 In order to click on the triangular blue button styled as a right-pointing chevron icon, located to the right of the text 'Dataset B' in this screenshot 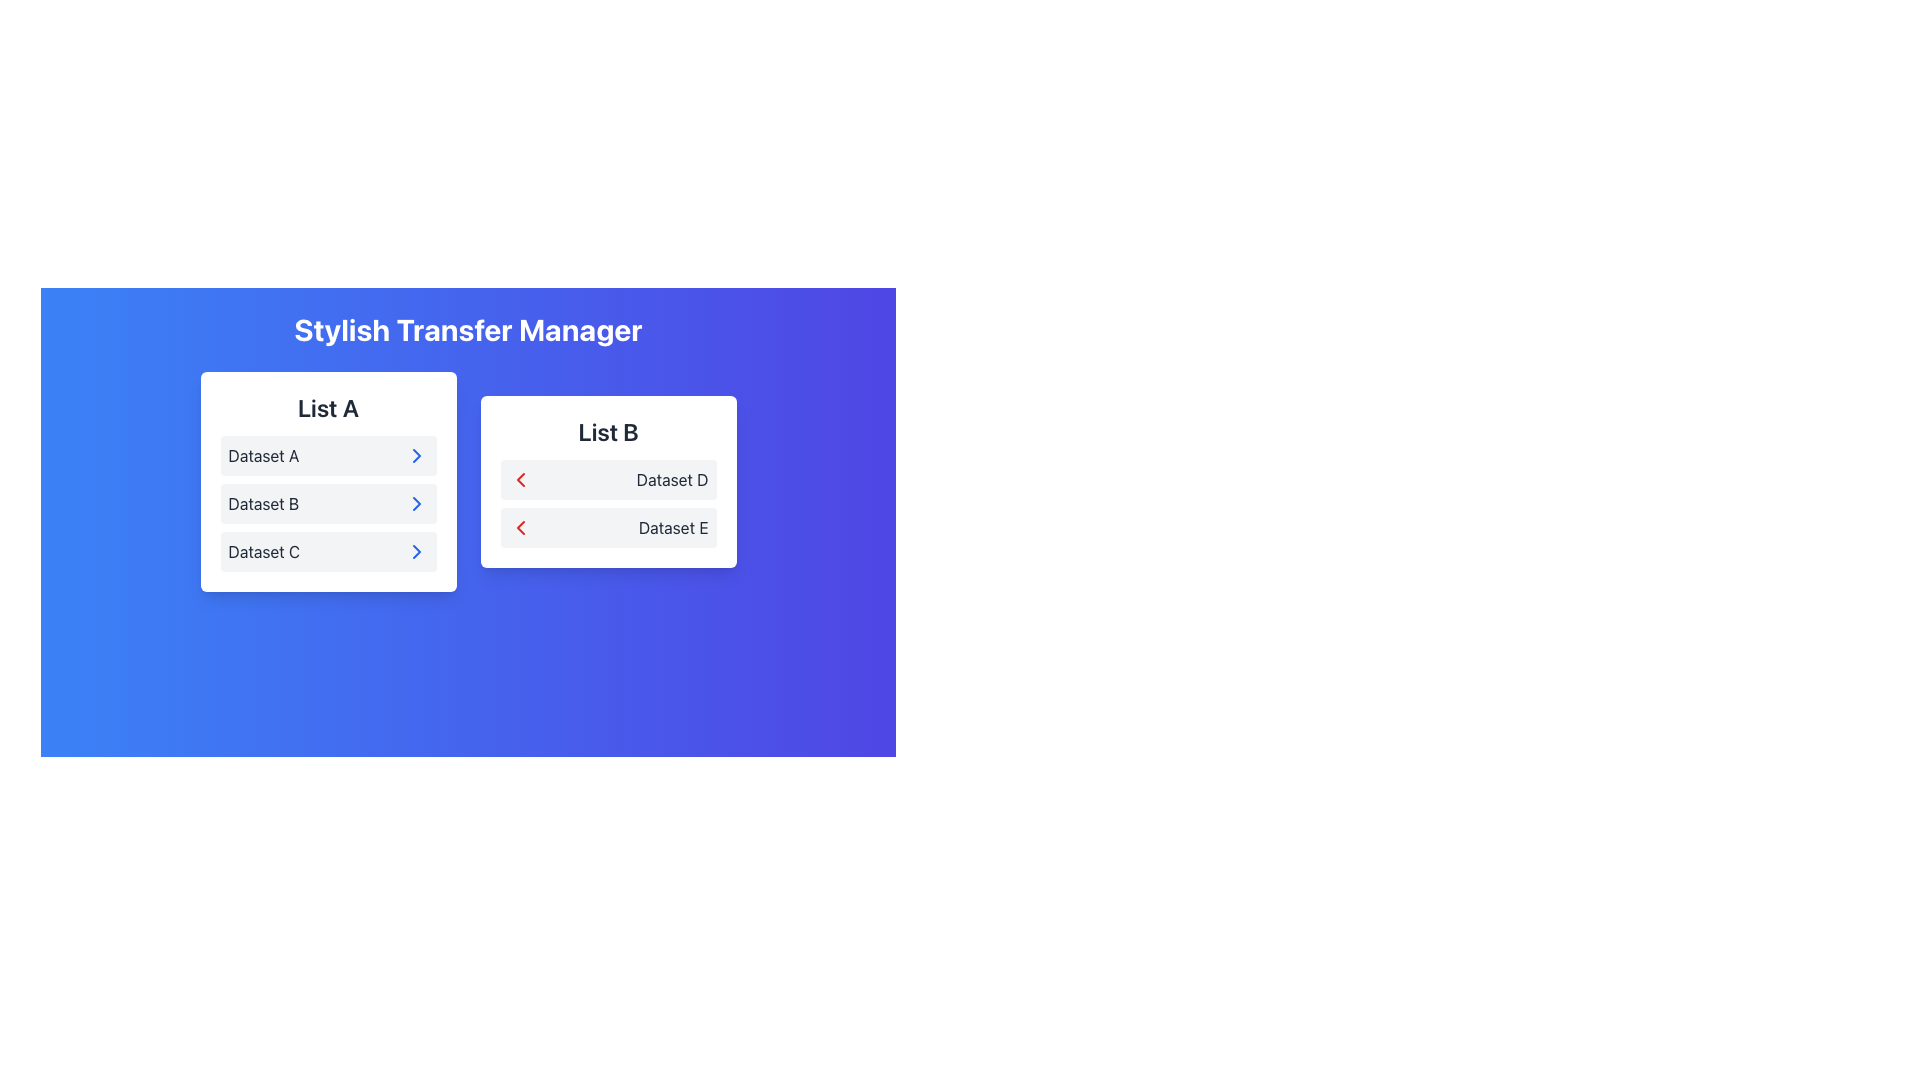, I will do `click(415, 503)`.